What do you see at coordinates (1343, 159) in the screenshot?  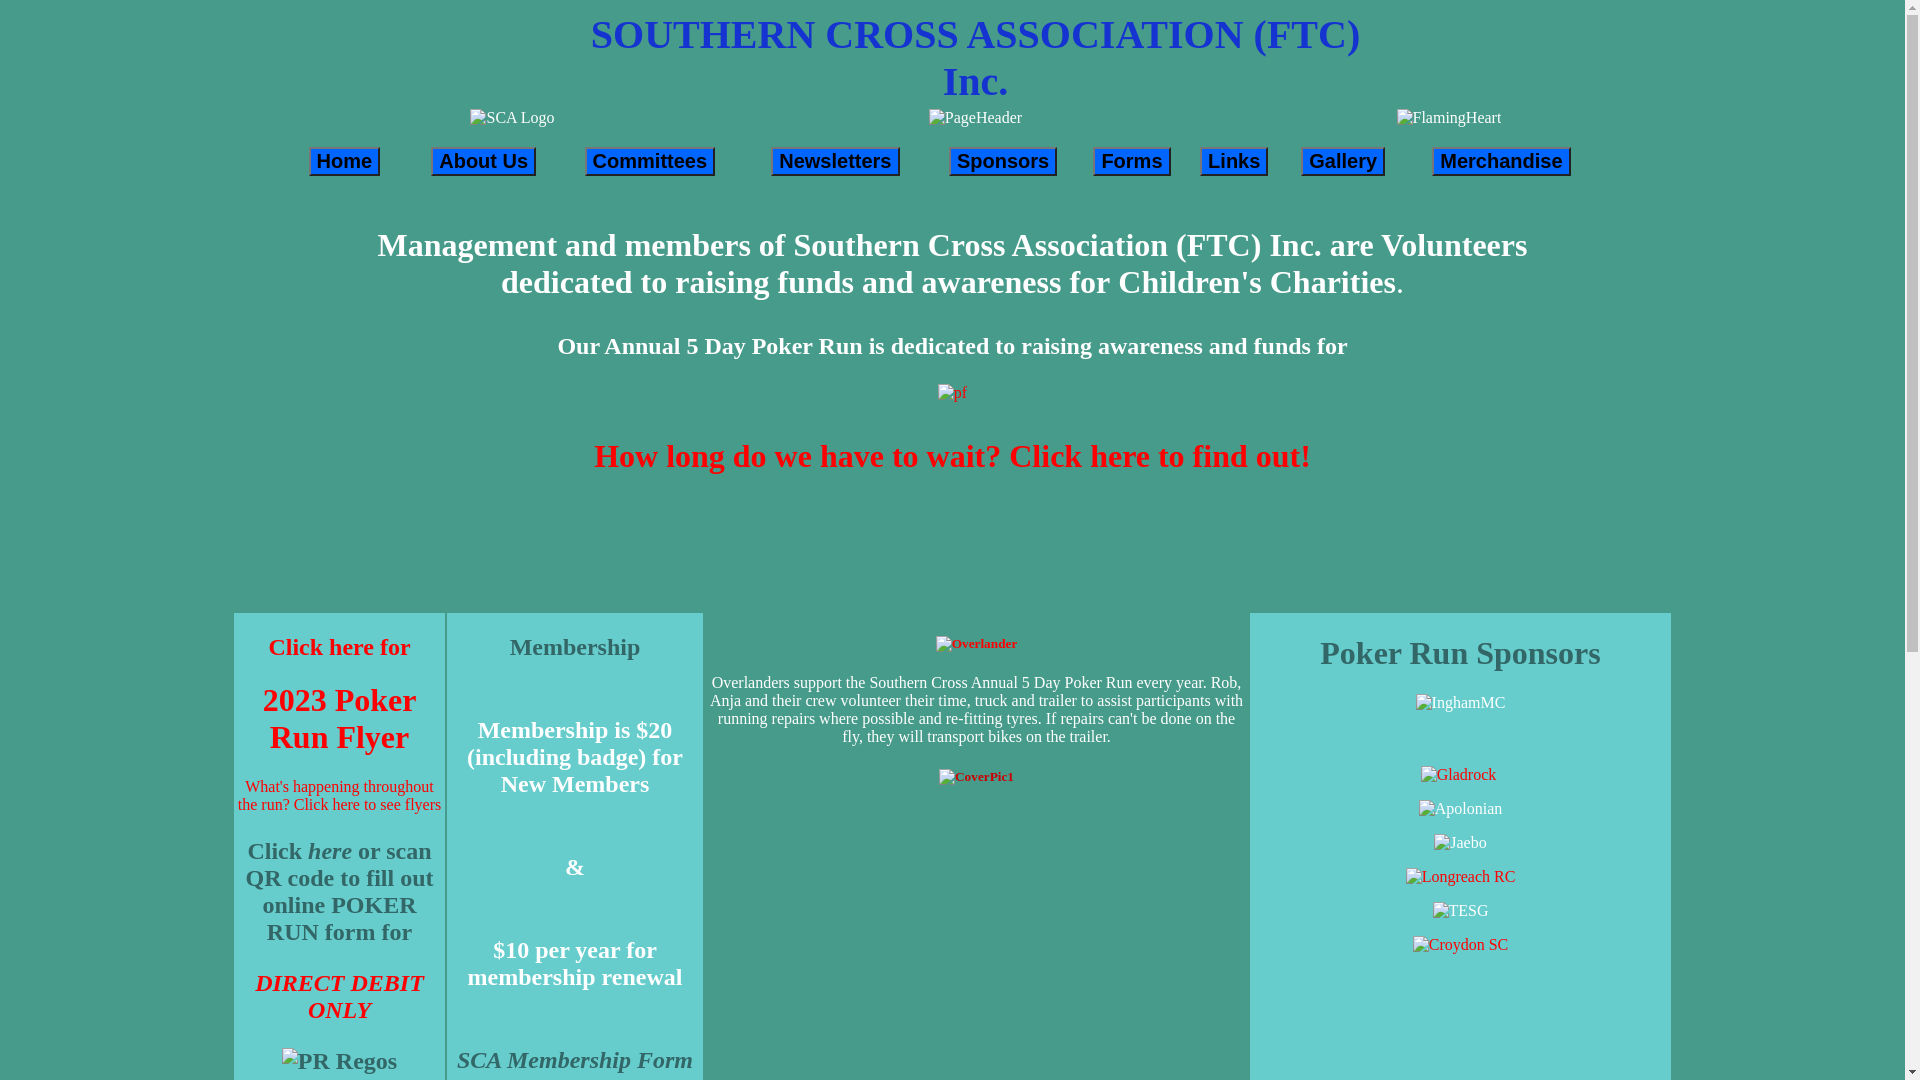 I see `'Gallery'` at bounding box center [1343, 159].